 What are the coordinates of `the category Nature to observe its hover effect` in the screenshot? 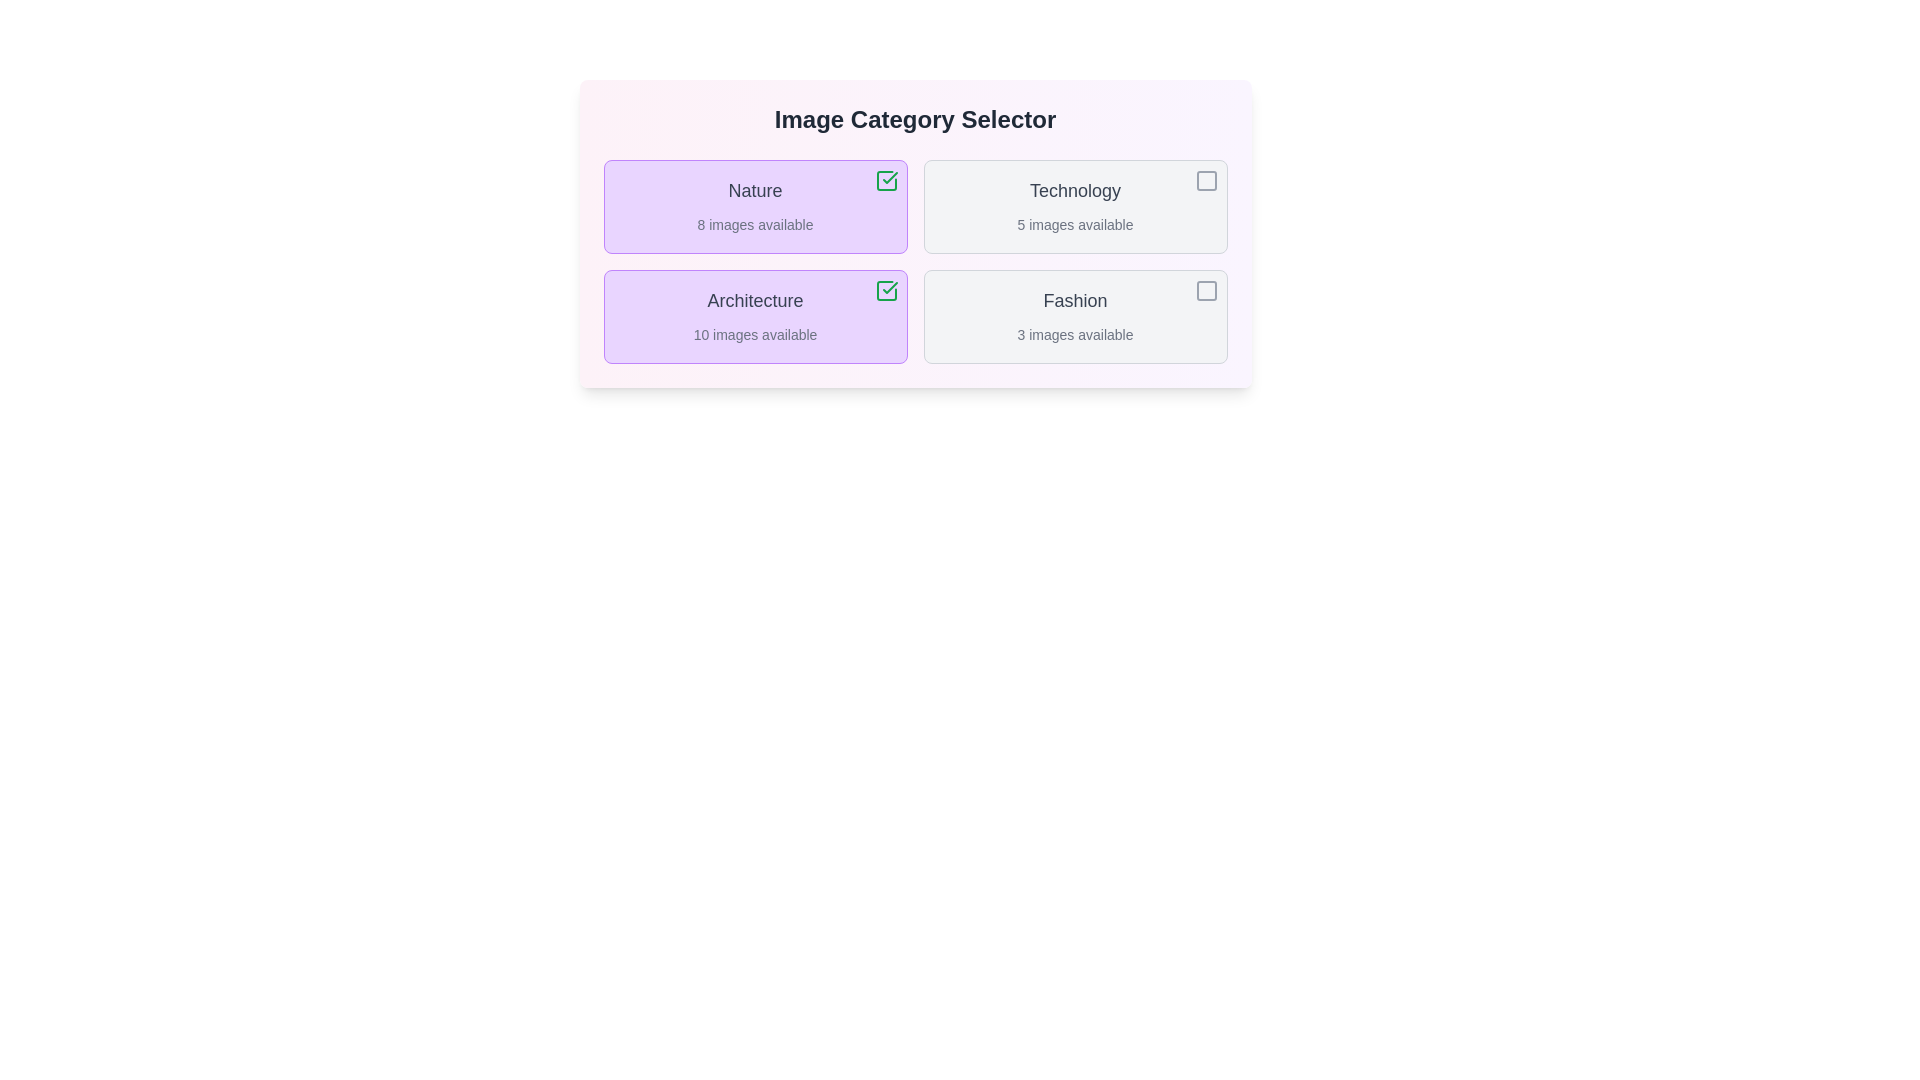 It's located at (754, 207).